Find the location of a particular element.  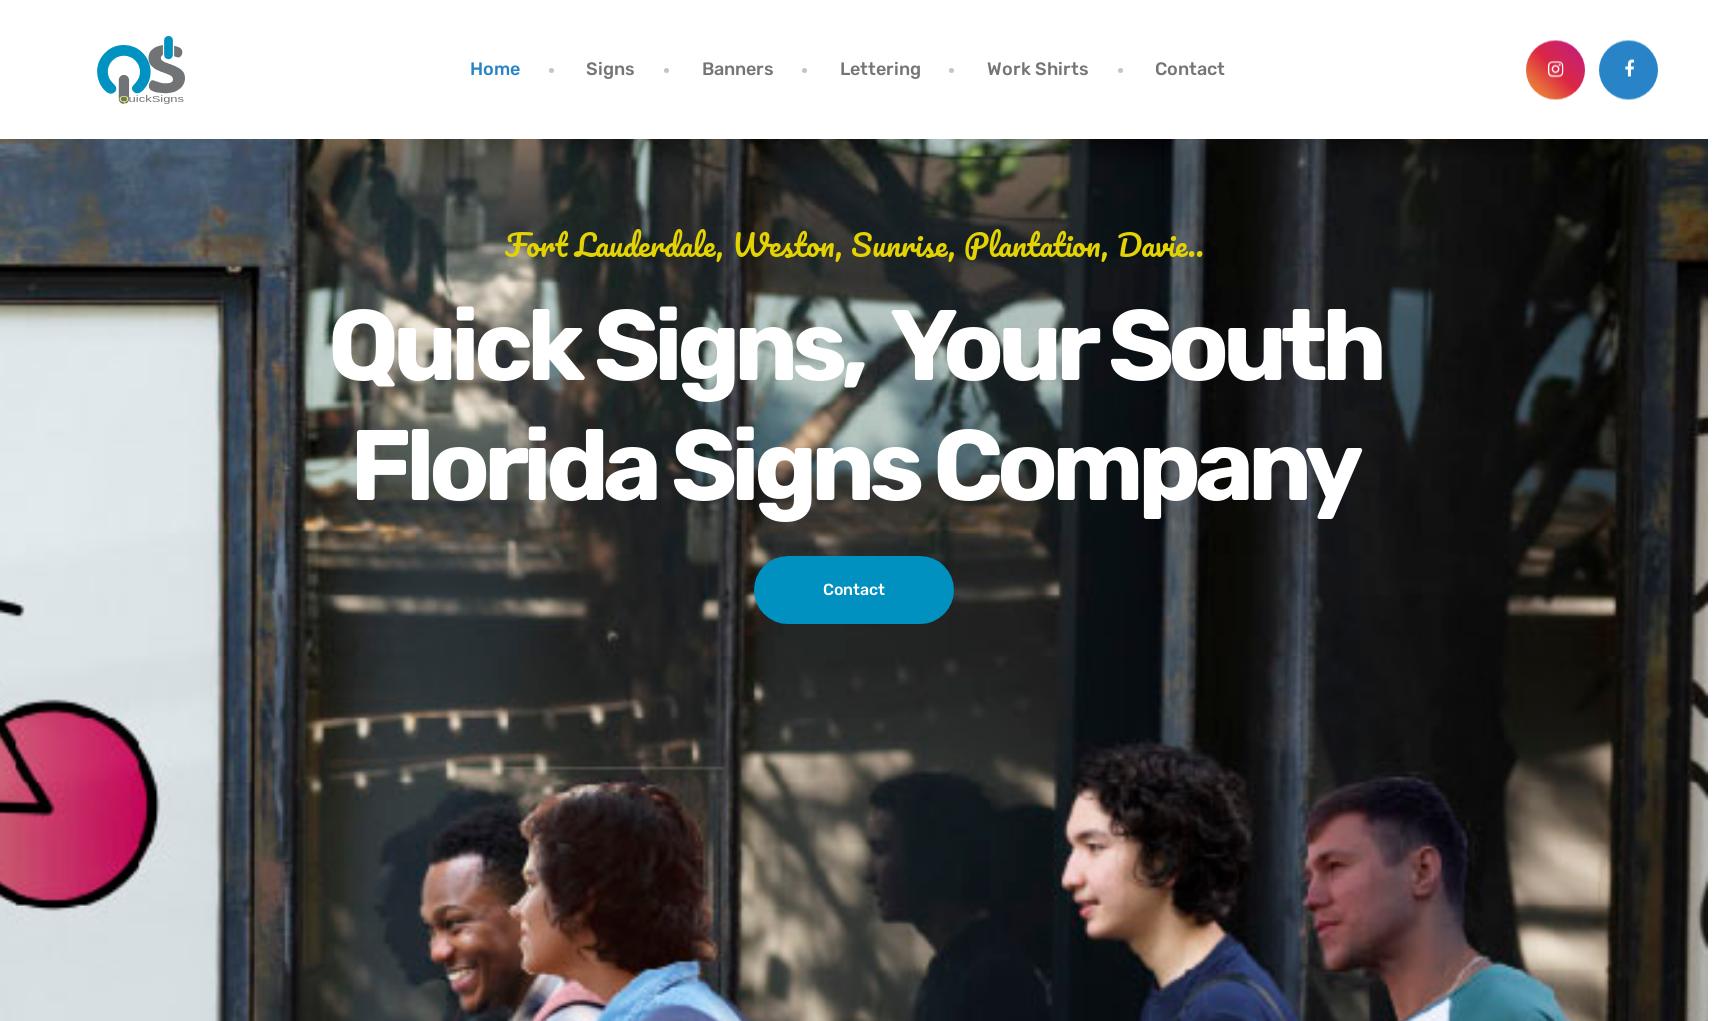

'Home' is located at coordinates (494, 67).